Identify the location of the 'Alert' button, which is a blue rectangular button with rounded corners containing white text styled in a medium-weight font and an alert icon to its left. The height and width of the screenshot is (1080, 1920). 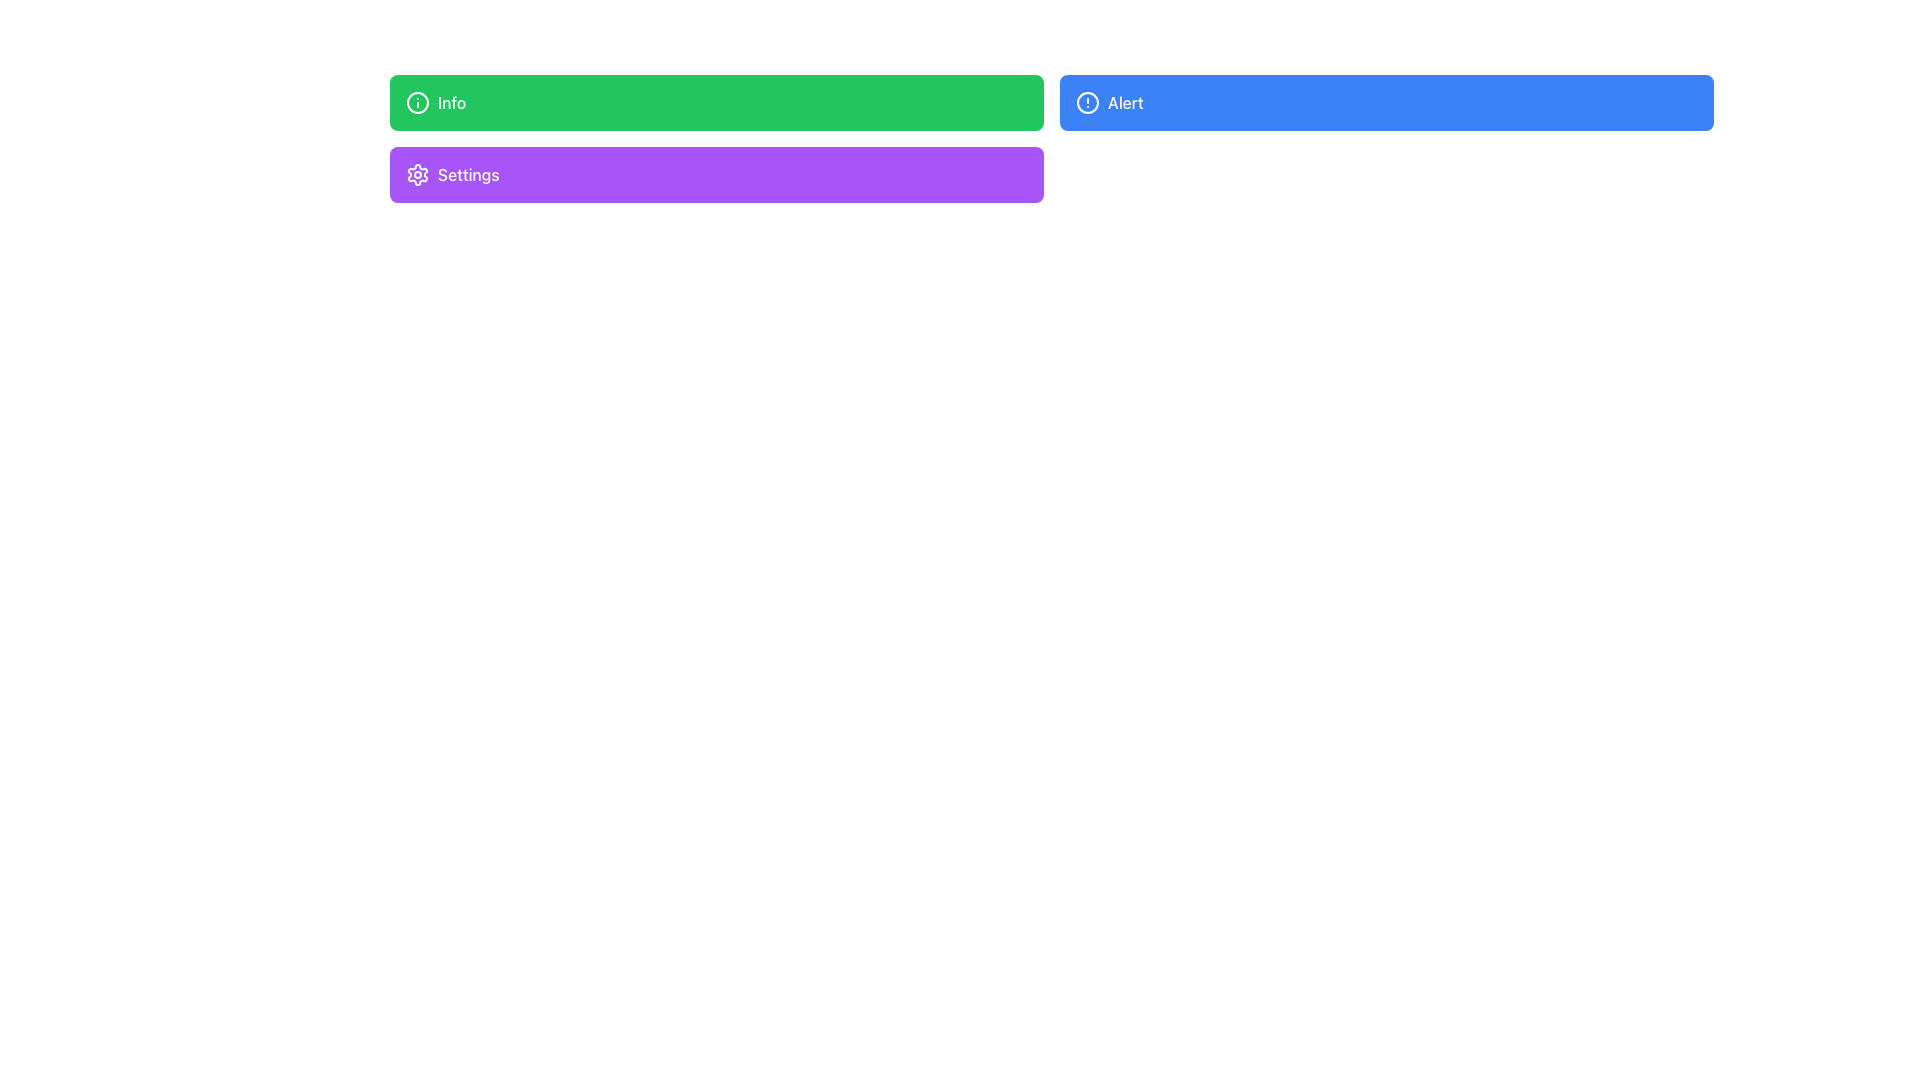
(1125, 103).